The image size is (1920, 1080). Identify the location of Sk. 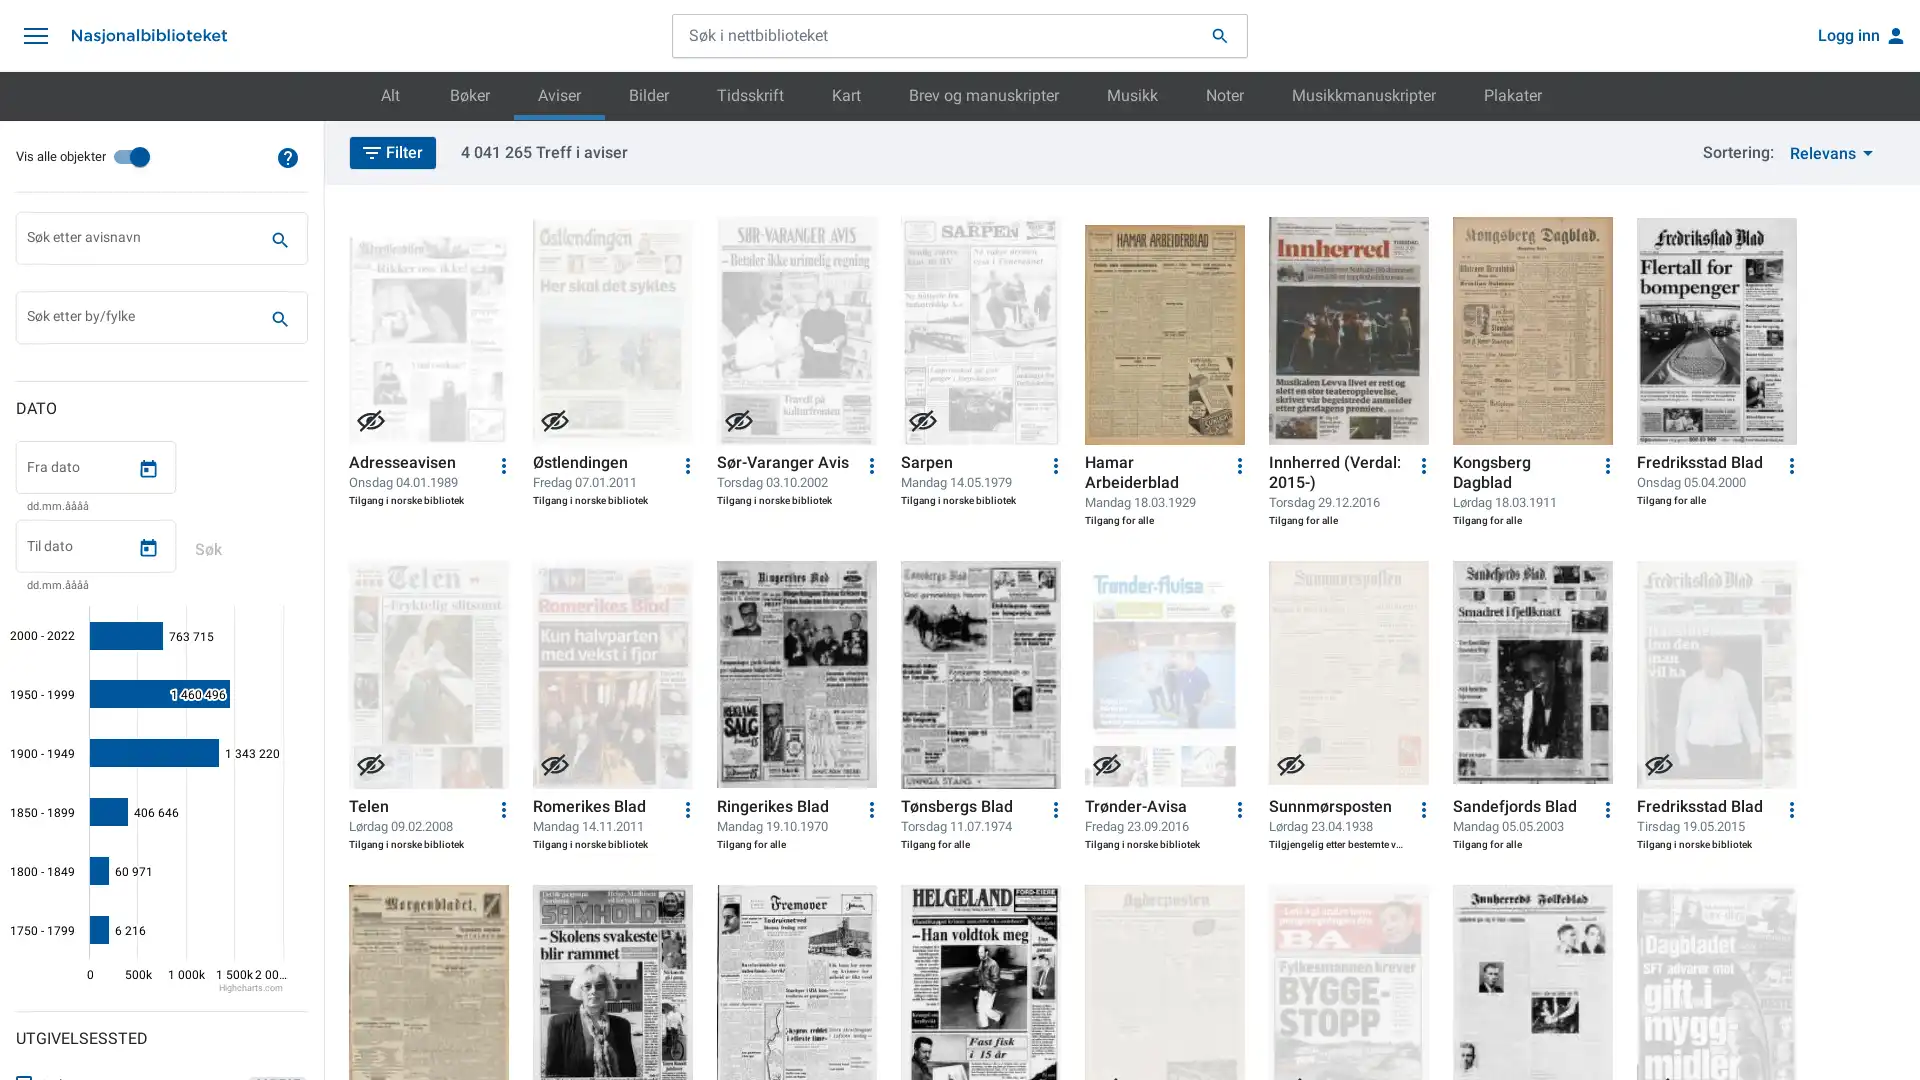
(1218, 35).